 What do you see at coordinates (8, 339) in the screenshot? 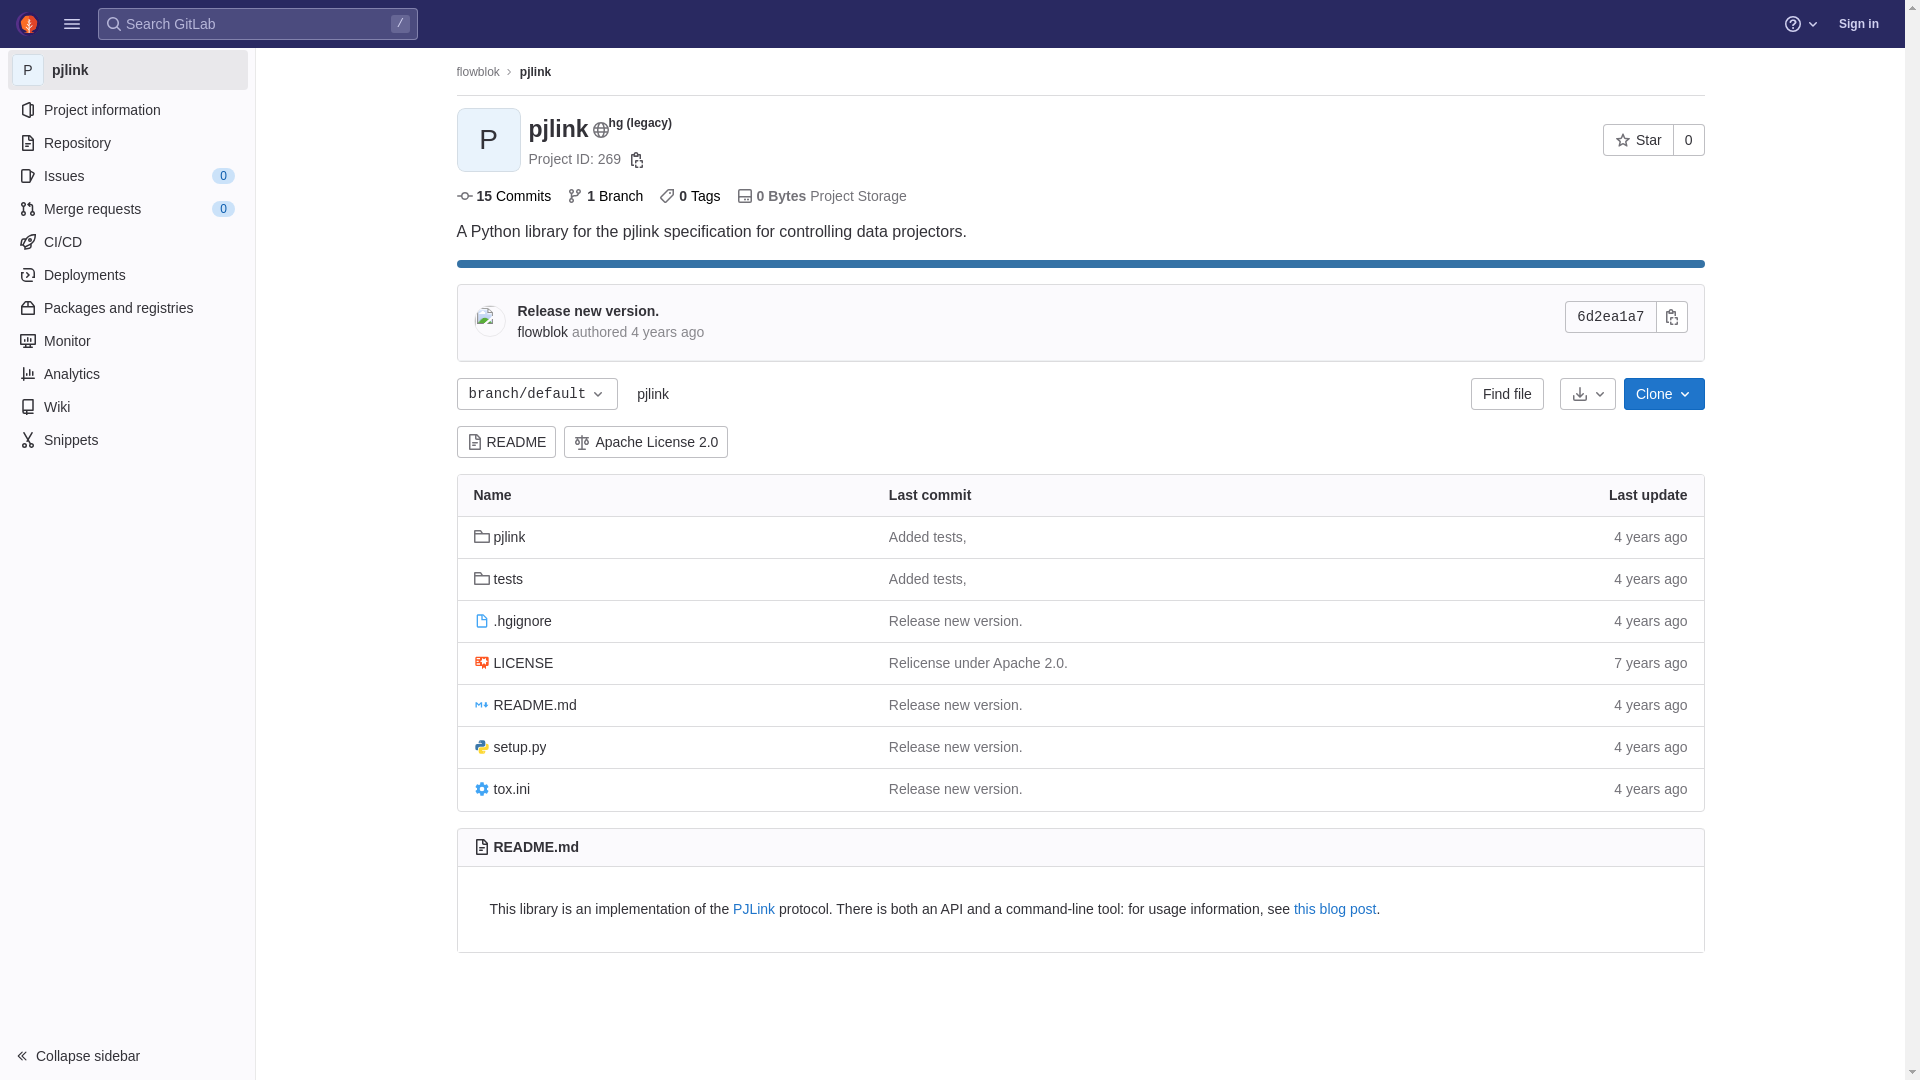
I see `'Monitor'` at bounding box center [8, 339].